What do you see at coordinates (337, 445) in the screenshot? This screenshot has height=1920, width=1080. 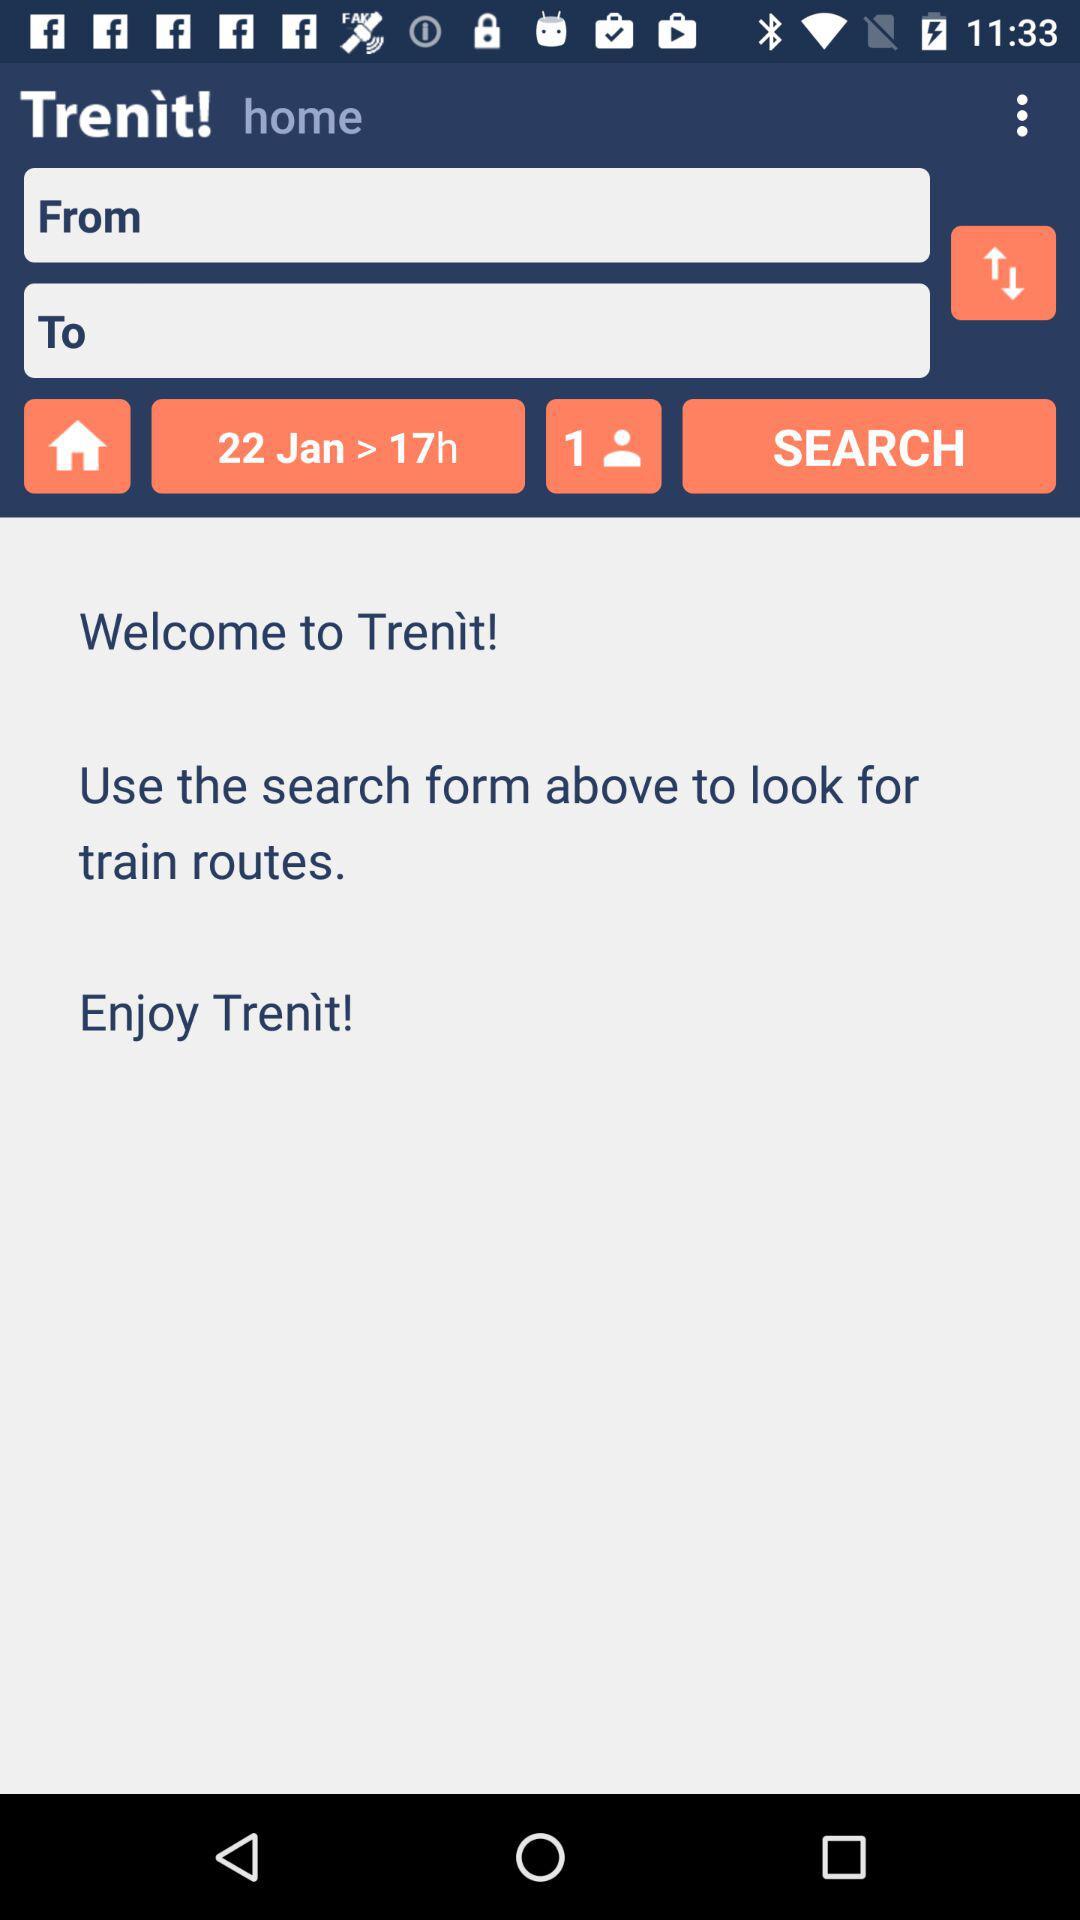 I see `22 jan > 17h item` at bounding box center [337, 445].